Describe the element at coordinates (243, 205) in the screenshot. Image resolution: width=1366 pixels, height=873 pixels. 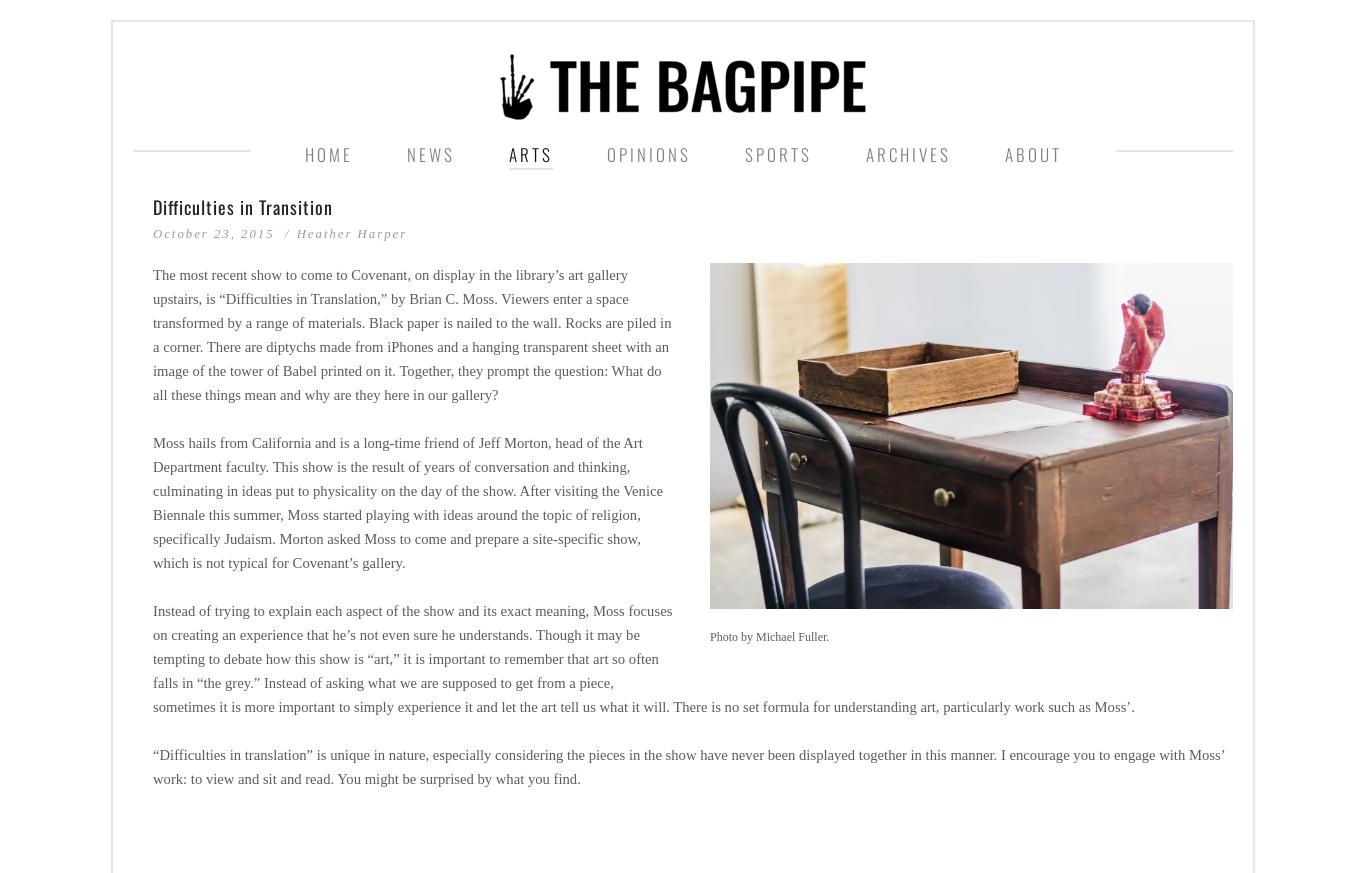
I see `'Difficulties in Transition'` at that location.